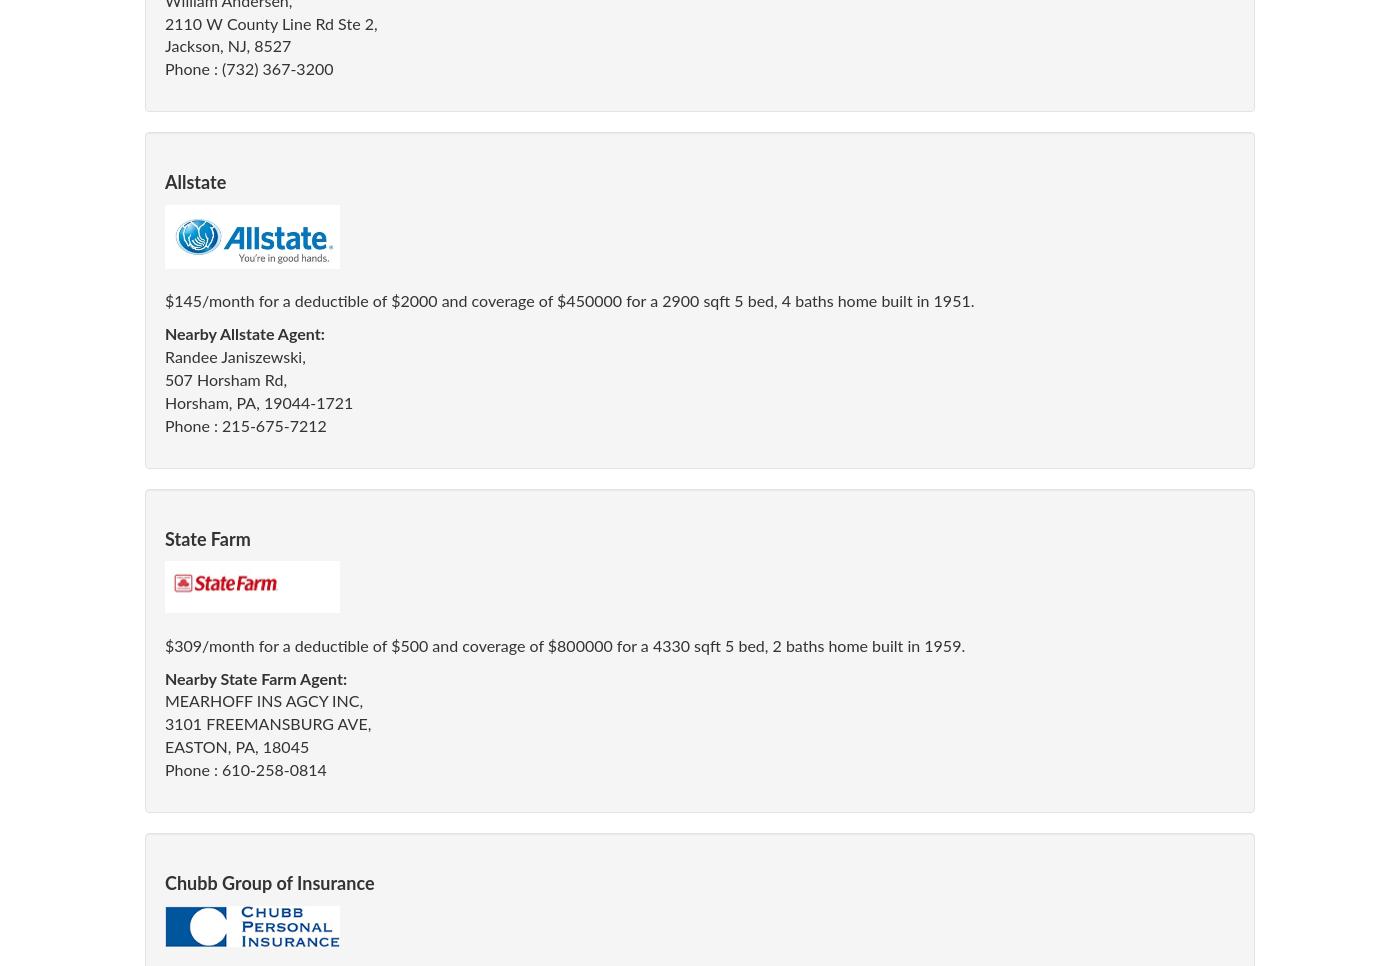 The image size is (1400, 966). I want to click on 'Allstate', so click(195, 184).